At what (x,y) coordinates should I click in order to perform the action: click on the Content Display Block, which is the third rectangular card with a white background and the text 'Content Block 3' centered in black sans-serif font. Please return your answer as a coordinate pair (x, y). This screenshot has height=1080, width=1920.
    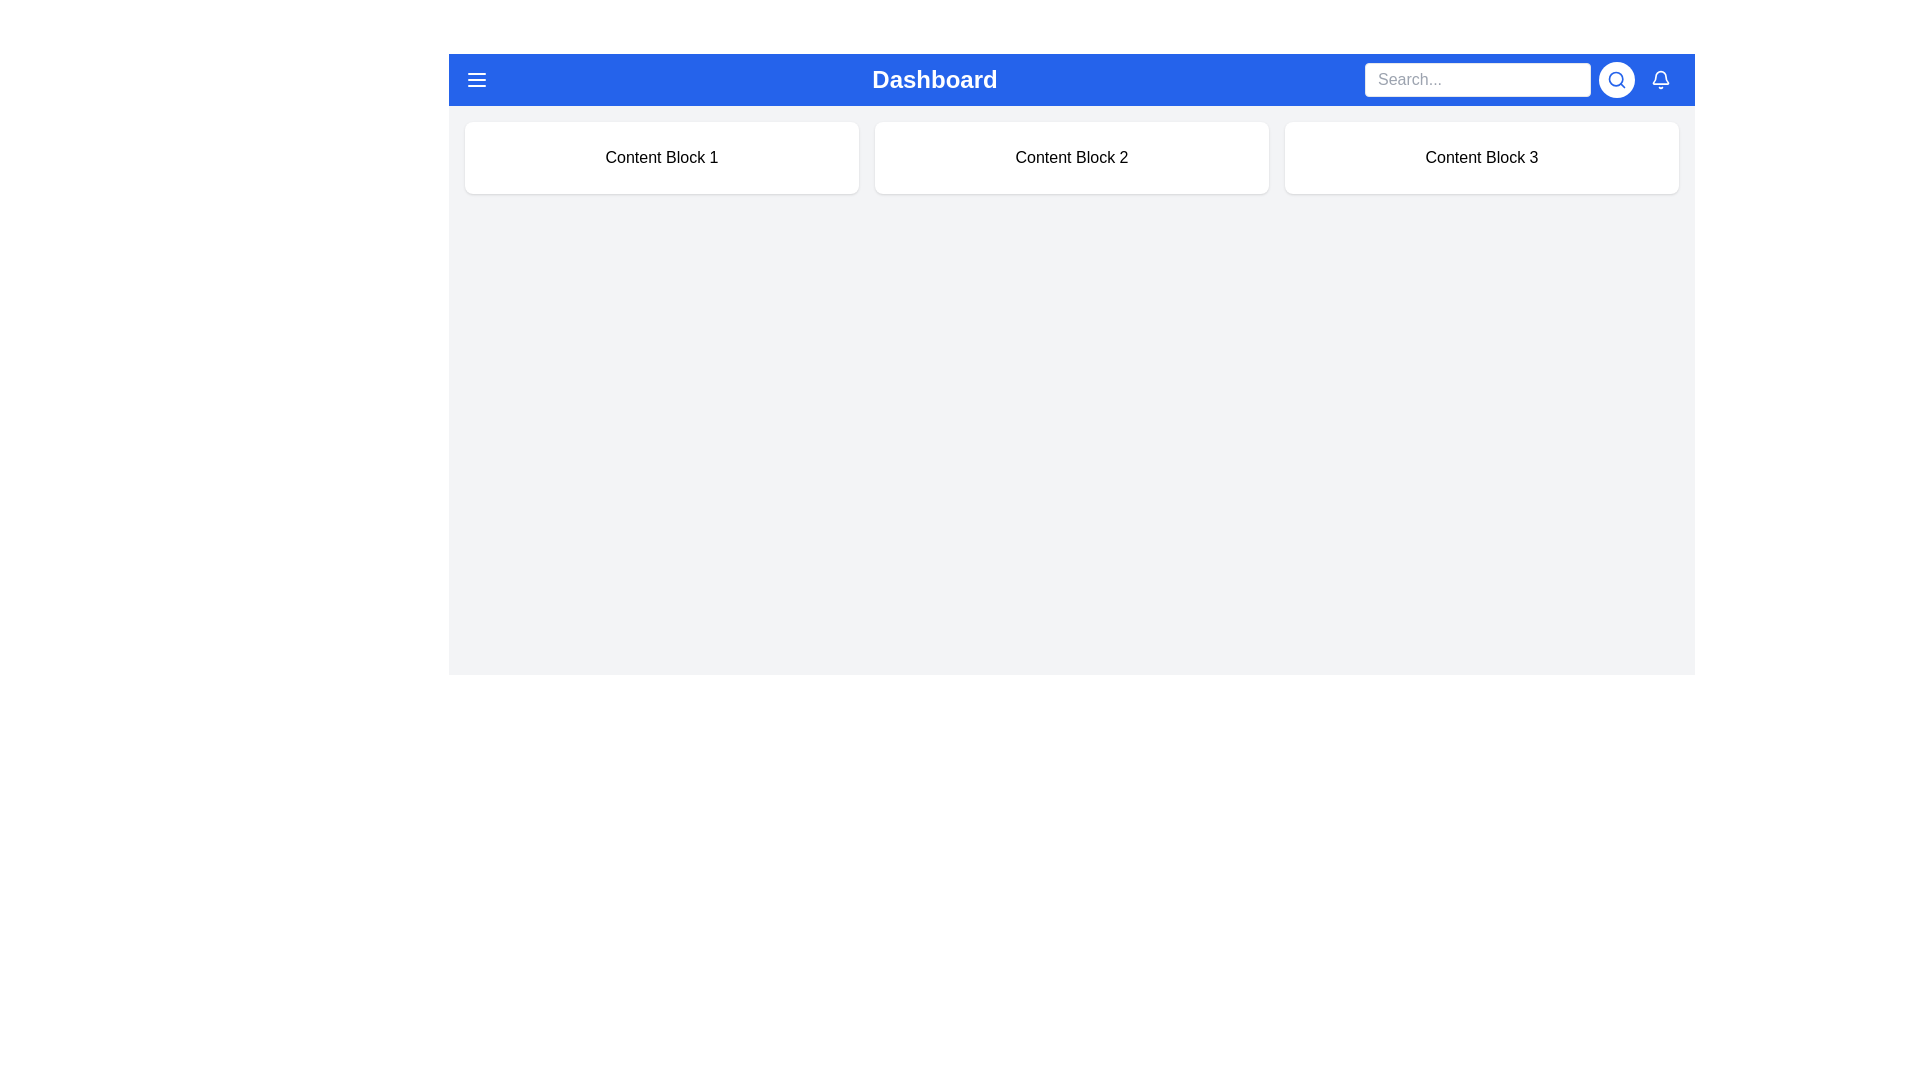
    Looking at the image, I should click on (1482, 157).